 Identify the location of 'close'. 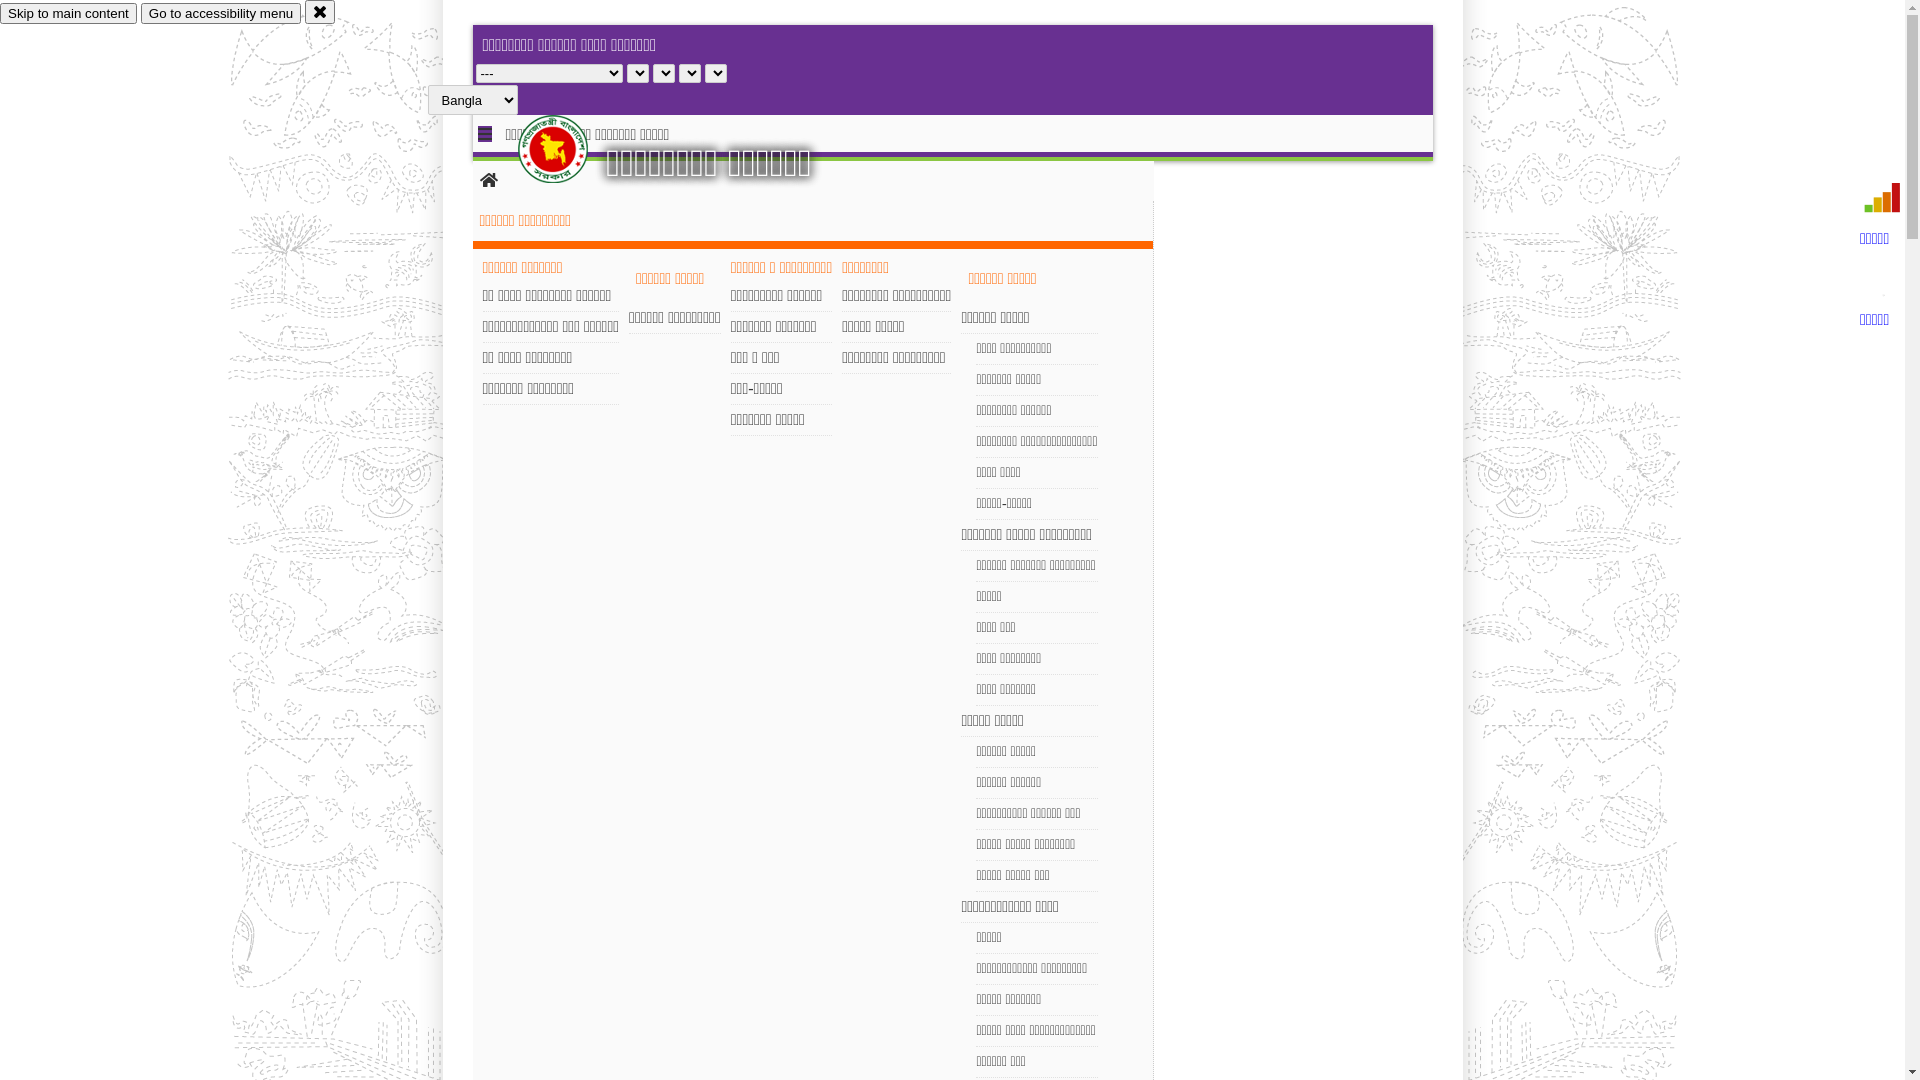
(320, 11).